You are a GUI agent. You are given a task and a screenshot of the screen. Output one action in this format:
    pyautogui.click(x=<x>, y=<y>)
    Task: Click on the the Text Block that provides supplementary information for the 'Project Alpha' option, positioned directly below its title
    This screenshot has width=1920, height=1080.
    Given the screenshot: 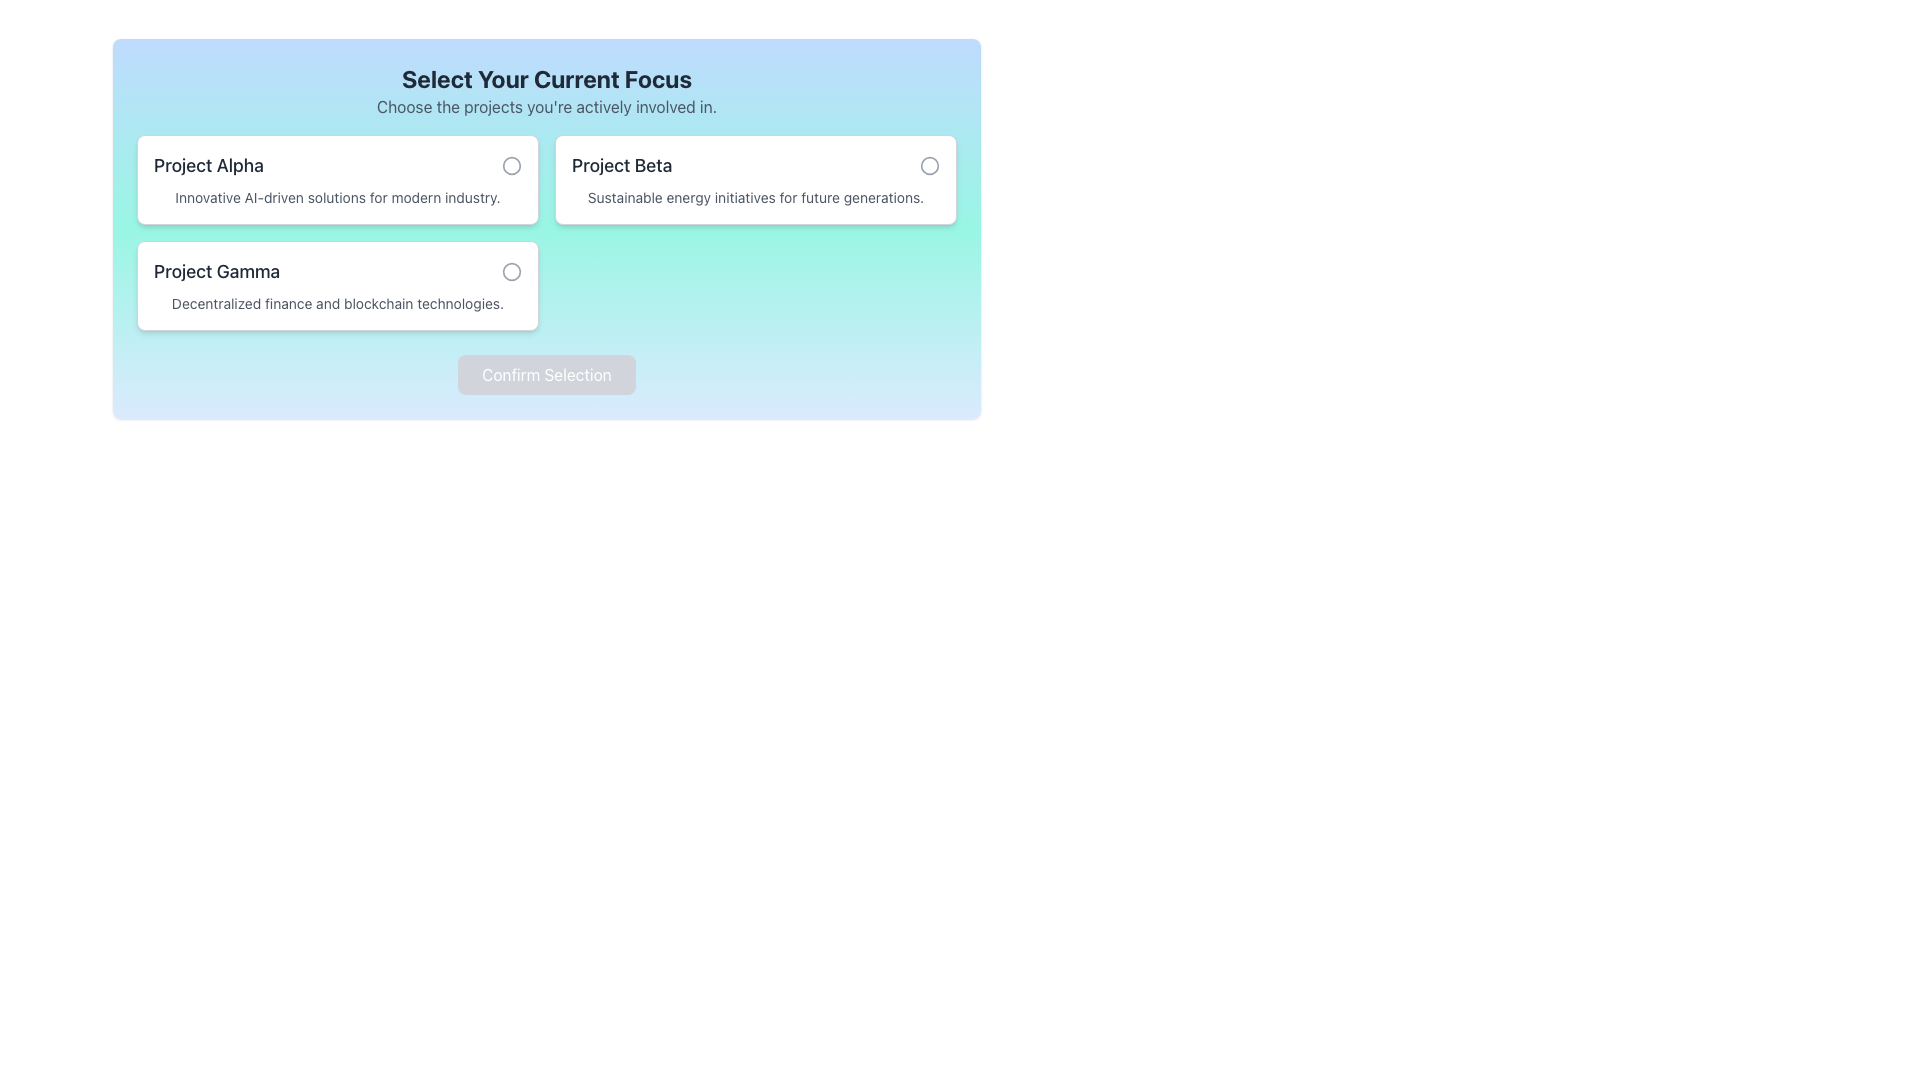 What is the action you would take?
    pyautogui.click(x=337, y=197)
    